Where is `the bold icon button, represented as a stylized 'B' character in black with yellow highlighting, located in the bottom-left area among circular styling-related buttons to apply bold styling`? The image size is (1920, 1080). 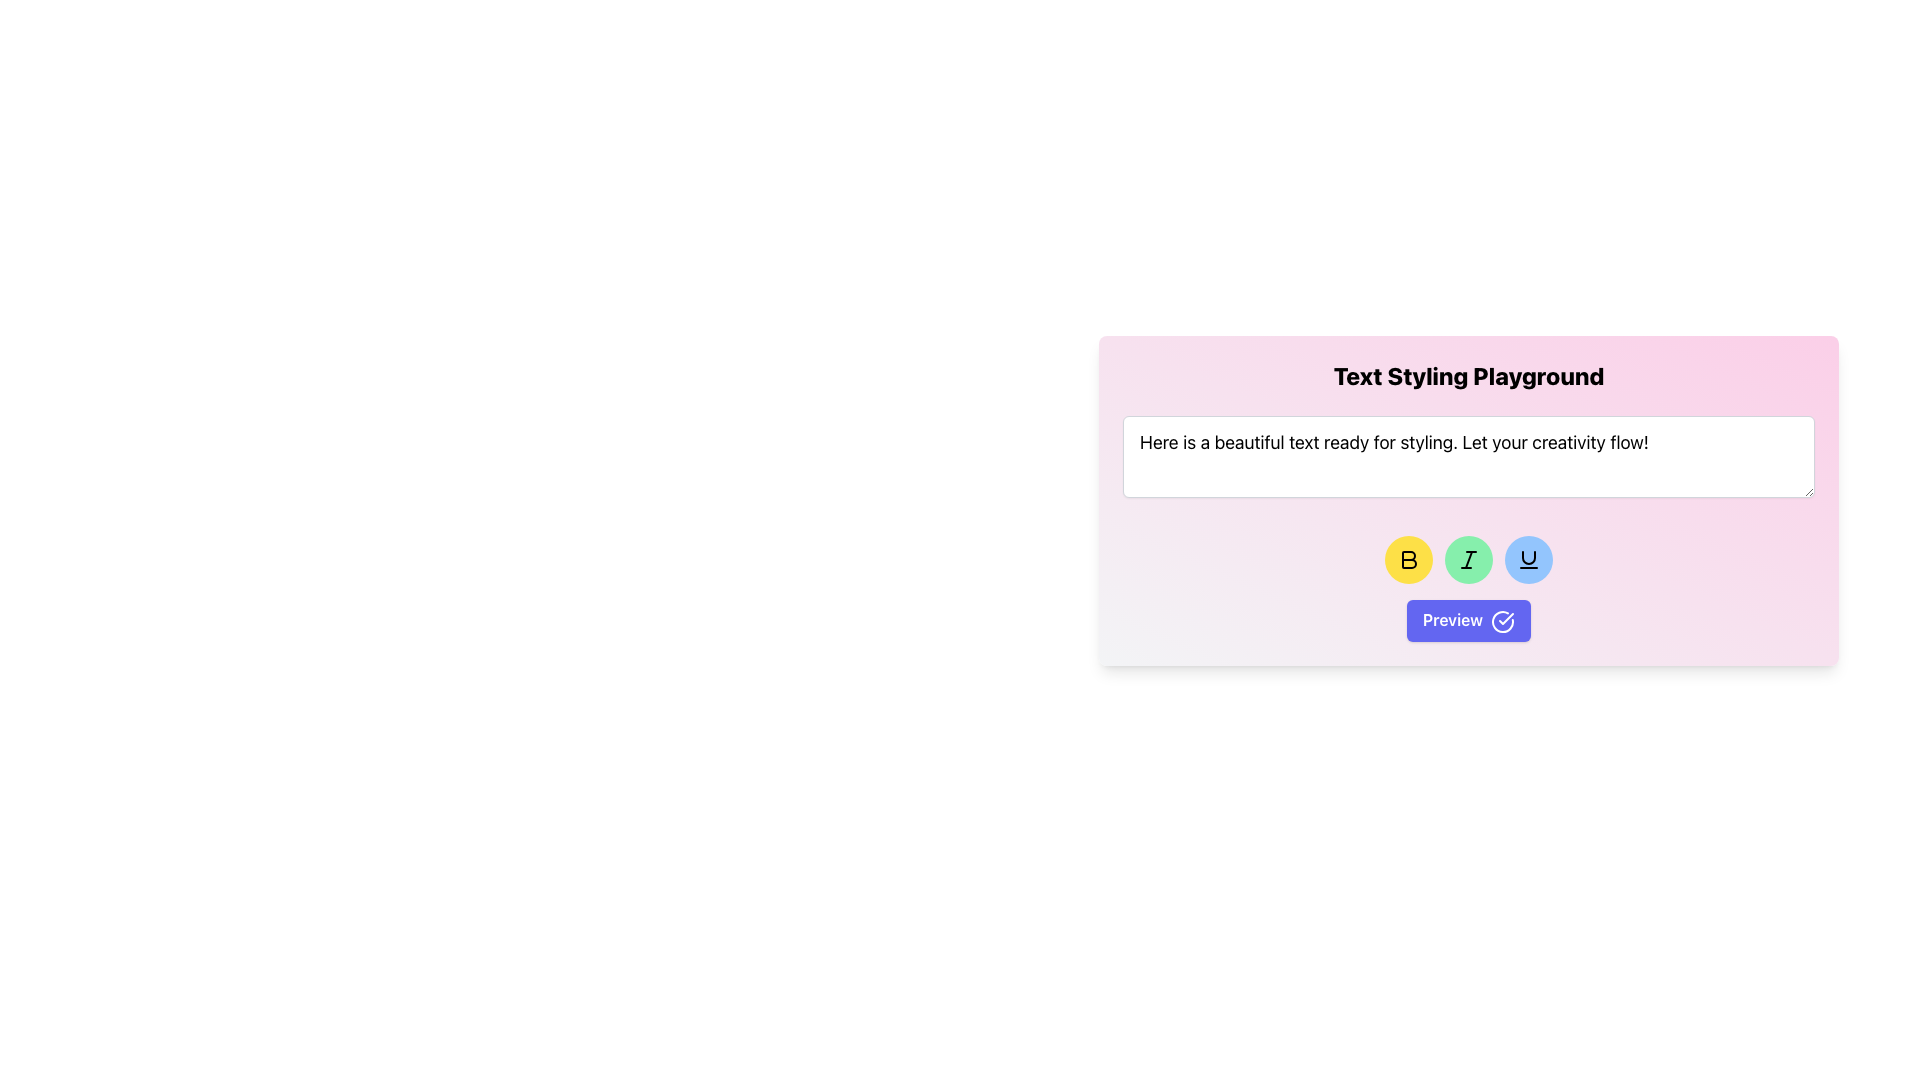
the bold icon button, represented as a stylized 'B' character in black with yellow highlighting, located in the bottom-left area among circular styling-related buttons to apply bold styling is located at coordinates (1408, 559).